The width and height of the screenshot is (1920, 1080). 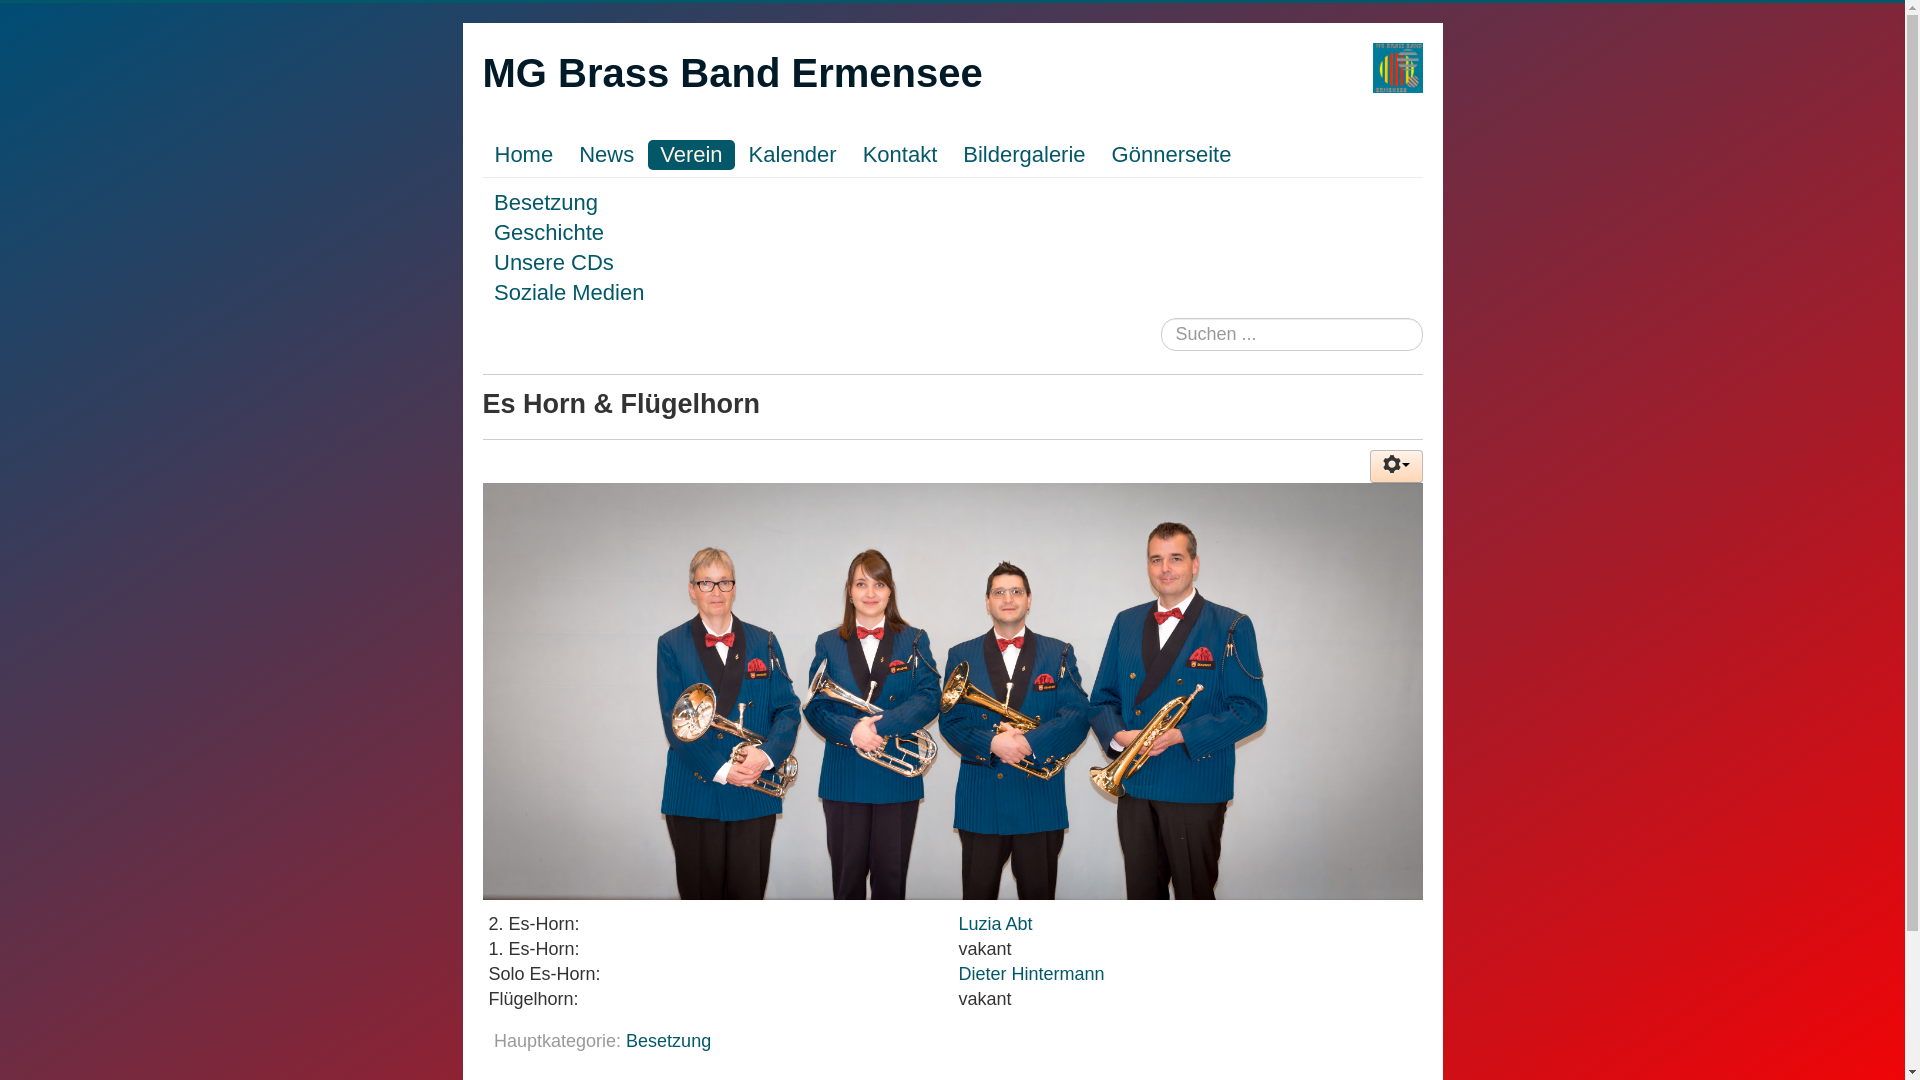 I want to click on 'Kalender', so click(x=736, y=153).